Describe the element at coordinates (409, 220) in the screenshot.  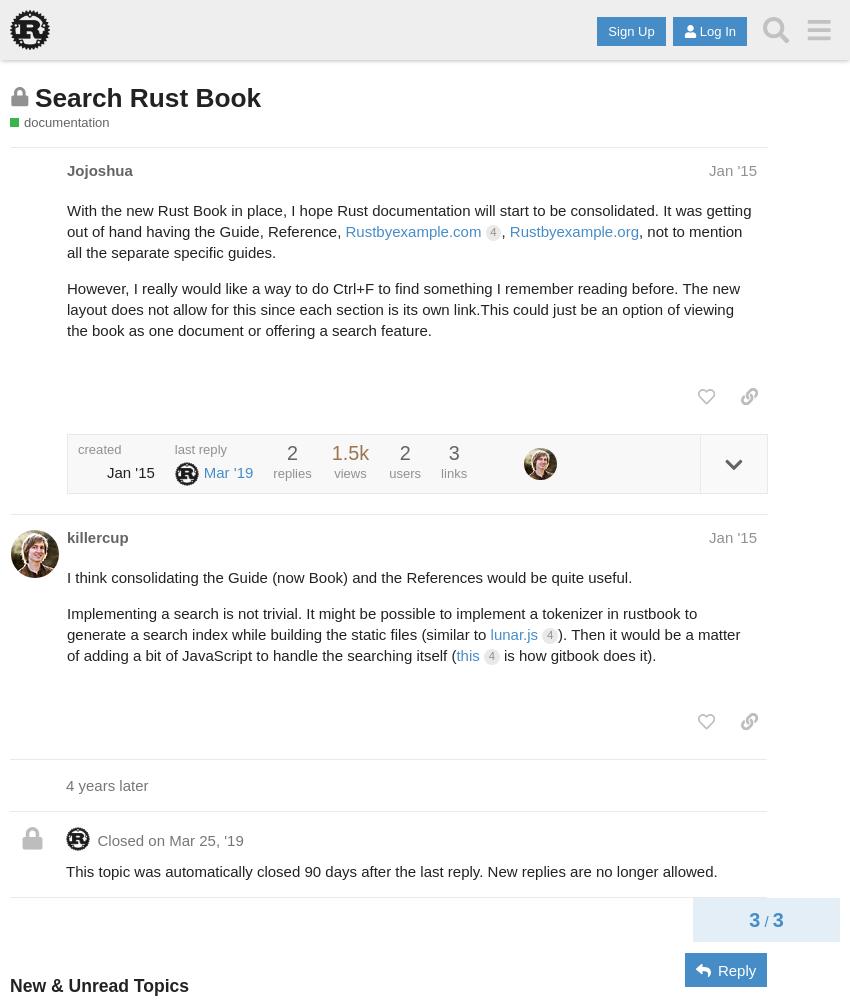
I see `'With the new Rust Book in place, I hope Rust documentation will start to be consolidated. It was getting out of hand having the Guide, Reference,'` at that location.